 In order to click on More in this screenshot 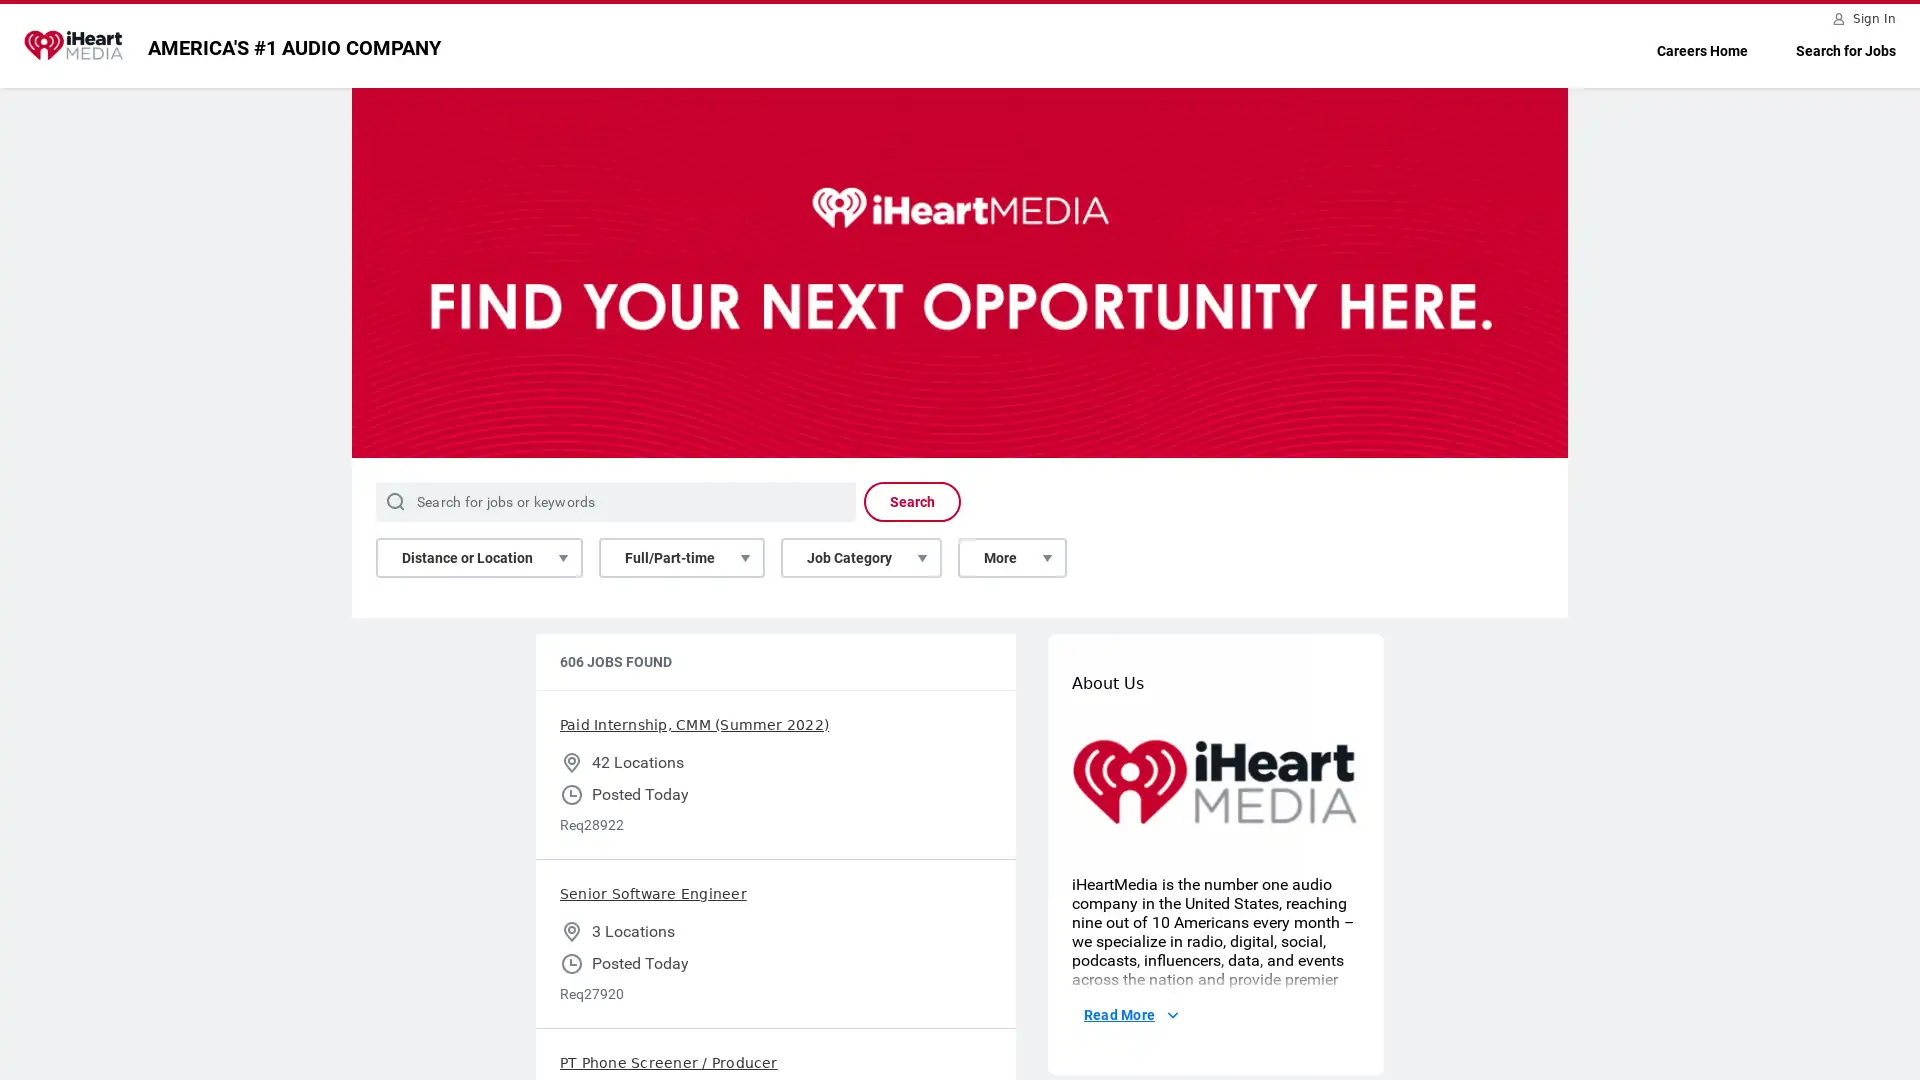, I will do `click(1012, 558)`.